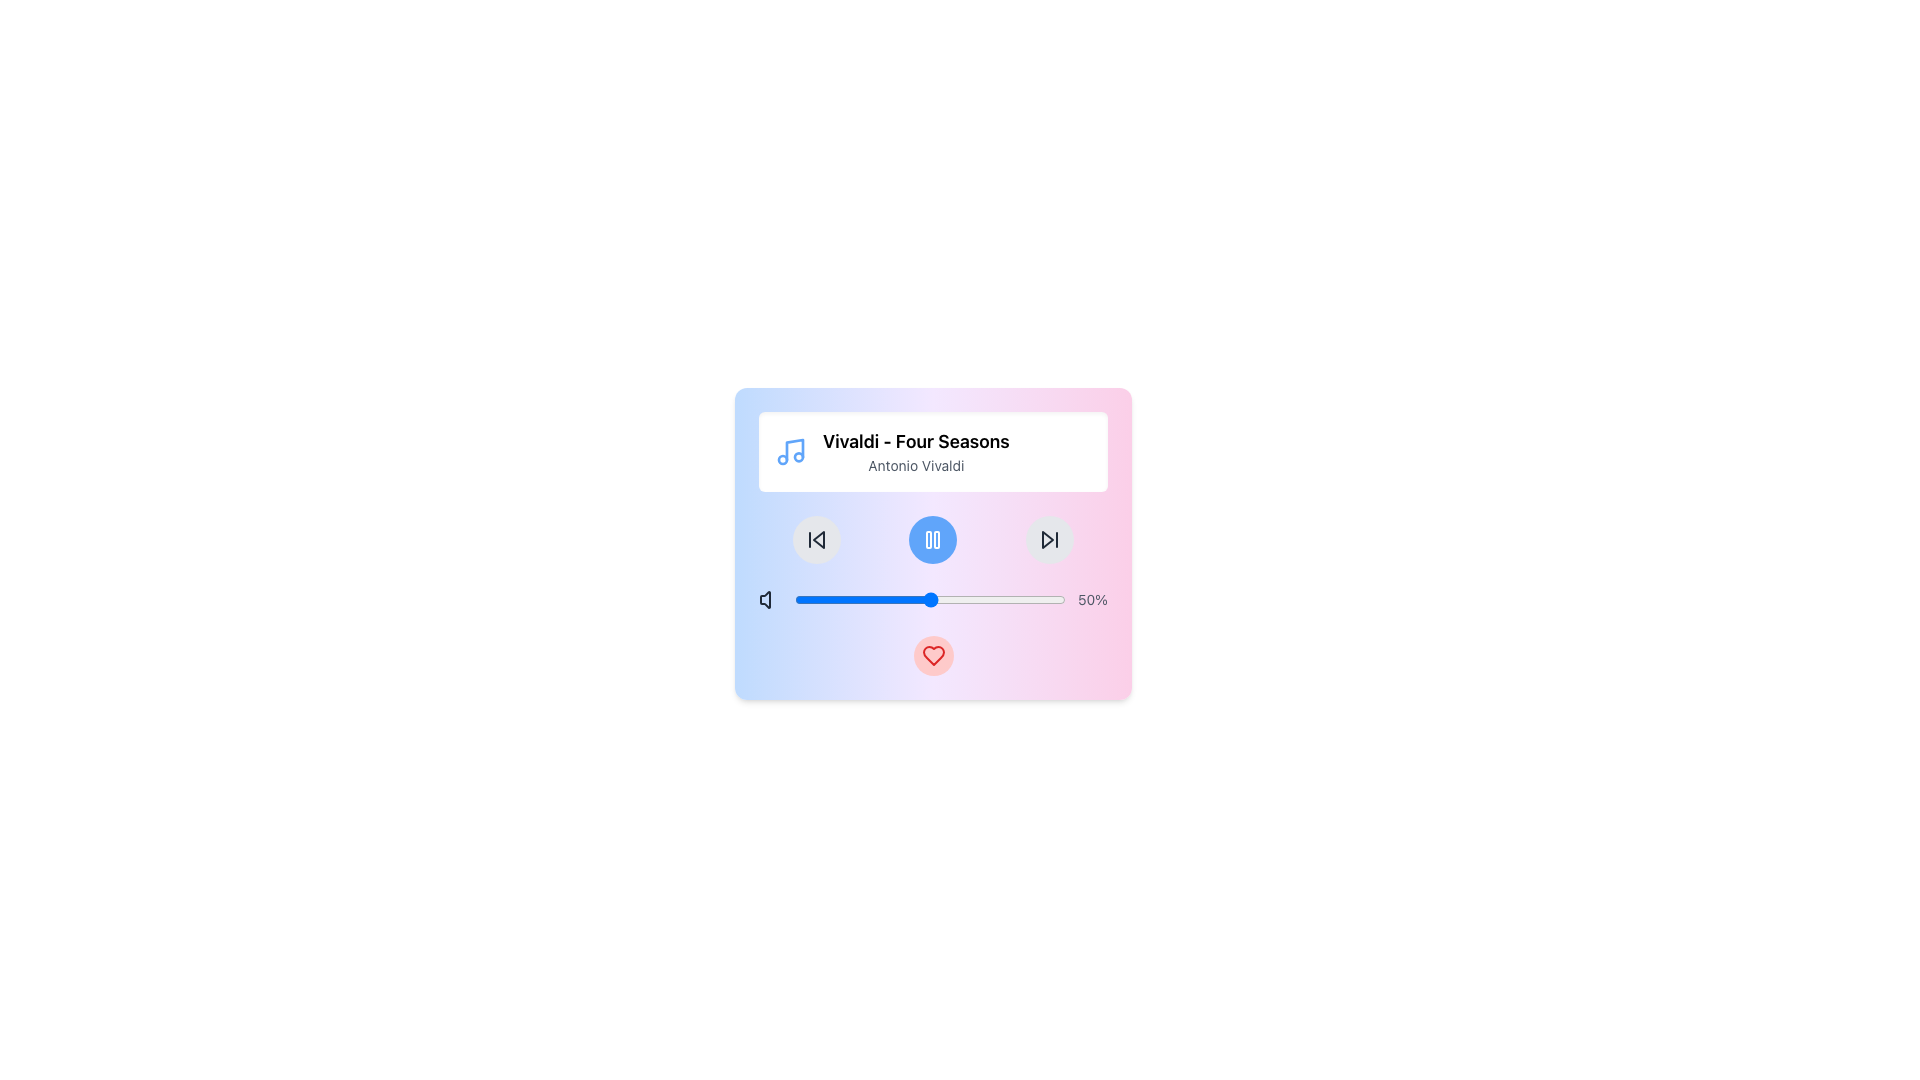  Describe the element at coordinates (936, 540) in the screenshot. I see `the right vertical bar of the pause icon located at the center of the player controller, which is styled with thin lines indicating it is inactive or not playing` at that location.